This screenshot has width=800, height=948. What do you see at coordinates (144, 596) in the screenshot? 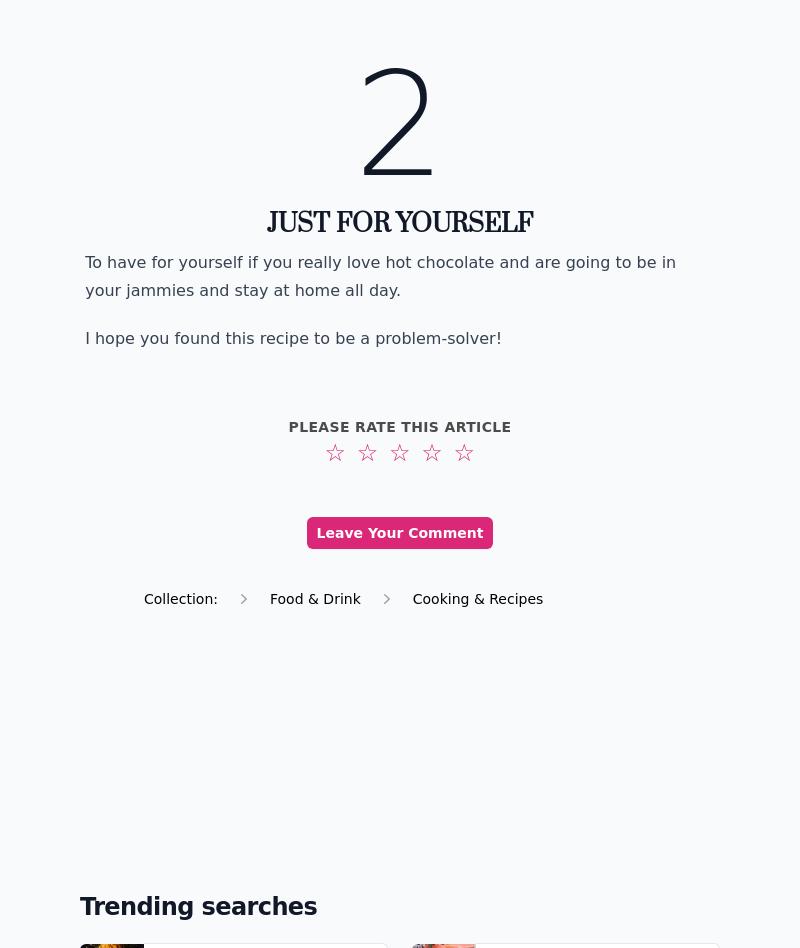
I see `'Collection:'` at bounding box center [144, 596].